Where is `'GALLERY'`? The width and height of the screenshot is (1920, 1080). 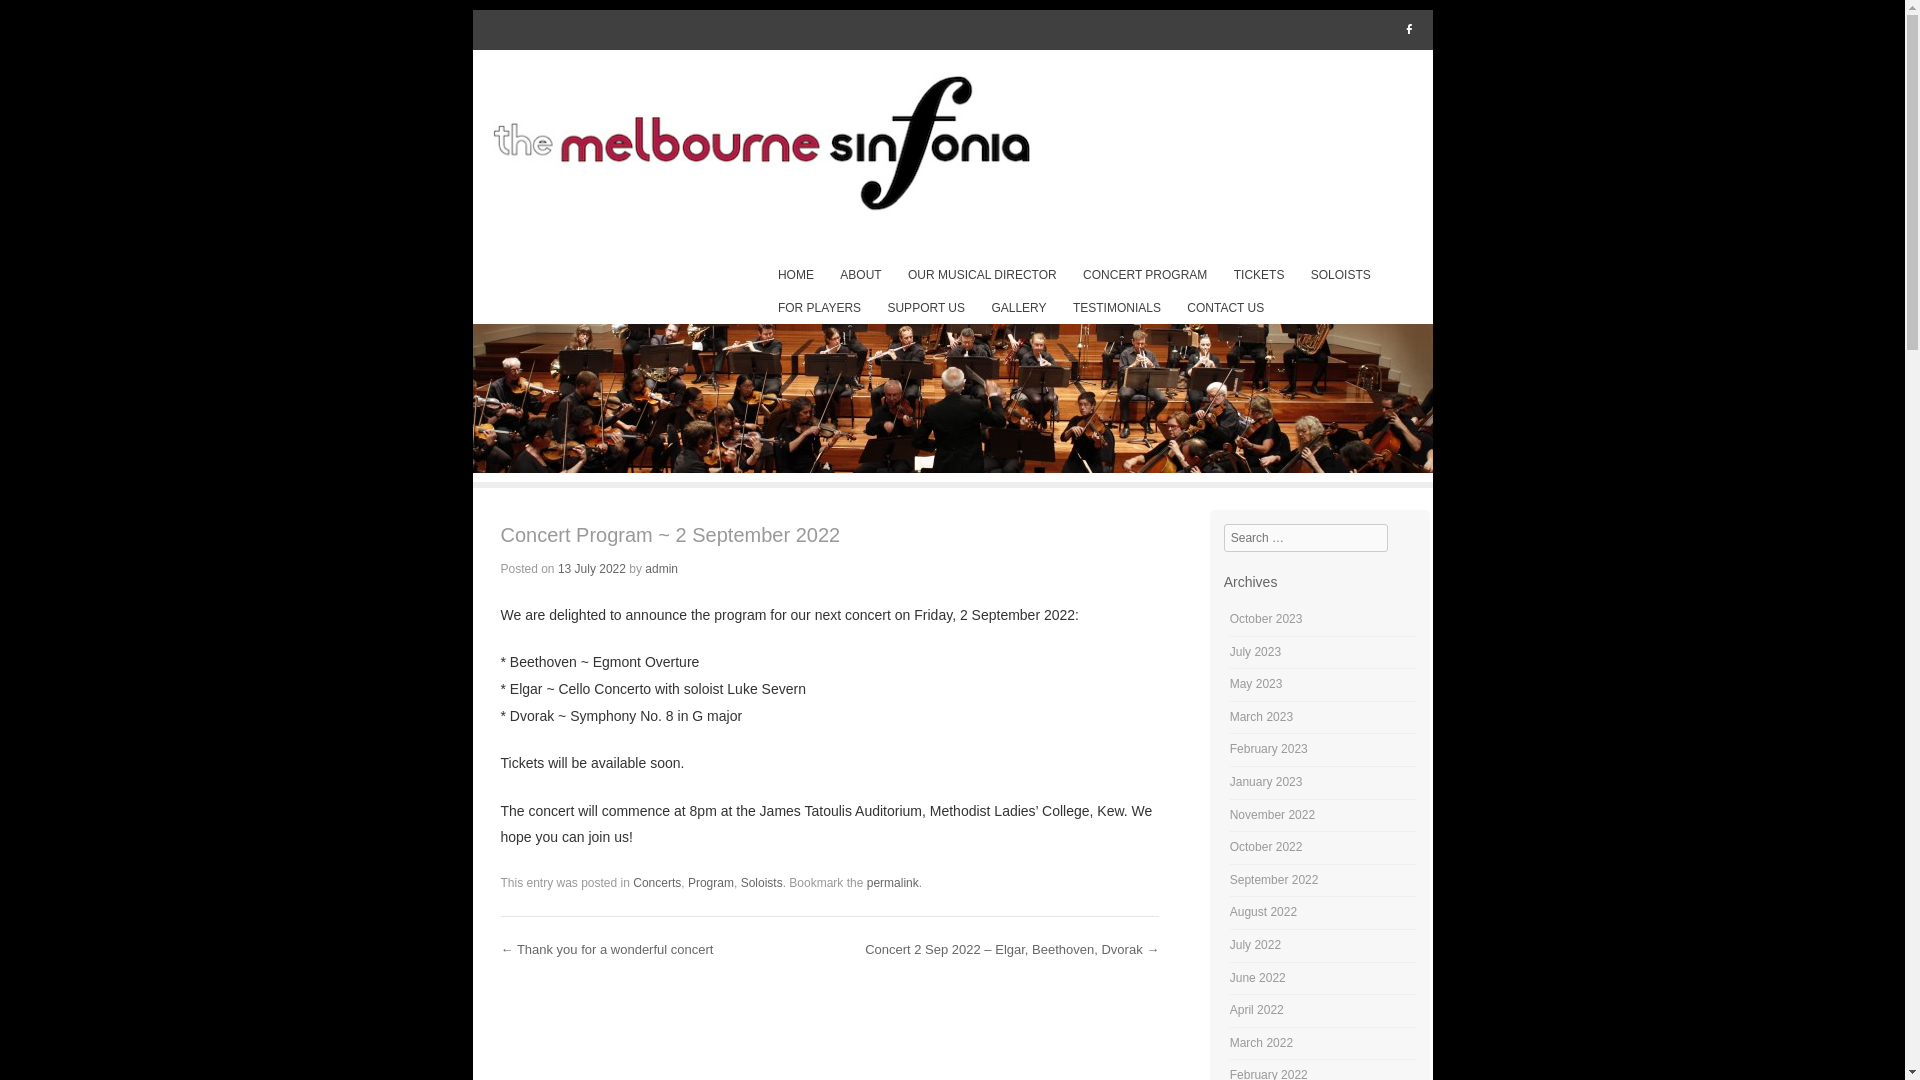 'GALLERY' is located at coordinates (1018, 308).